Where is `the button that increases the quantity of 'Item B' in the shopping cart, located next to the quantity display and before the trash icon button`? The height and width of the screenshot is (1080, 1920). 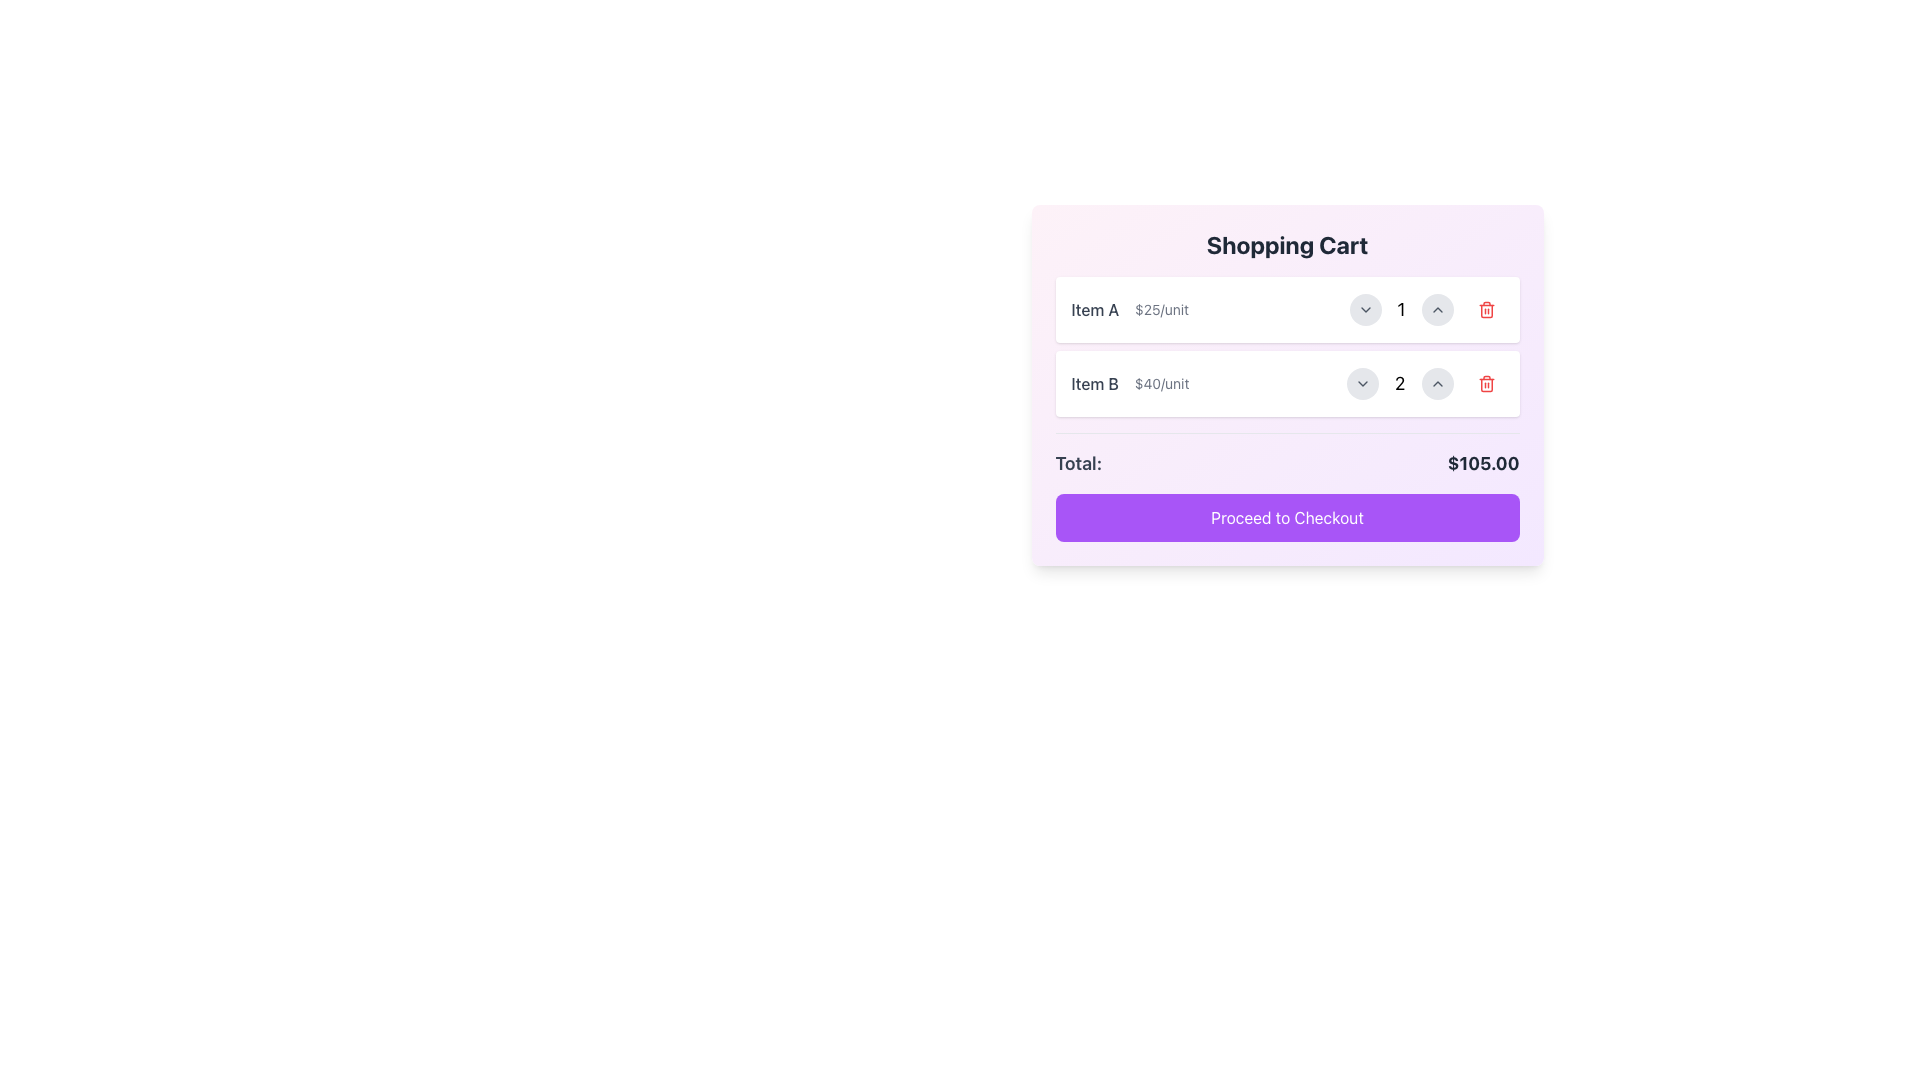
the button that increases the quantity of 'Item B' in the shopping cart, located next to the quantity display and before the trash icon button is located at coordinates (1436, 384).